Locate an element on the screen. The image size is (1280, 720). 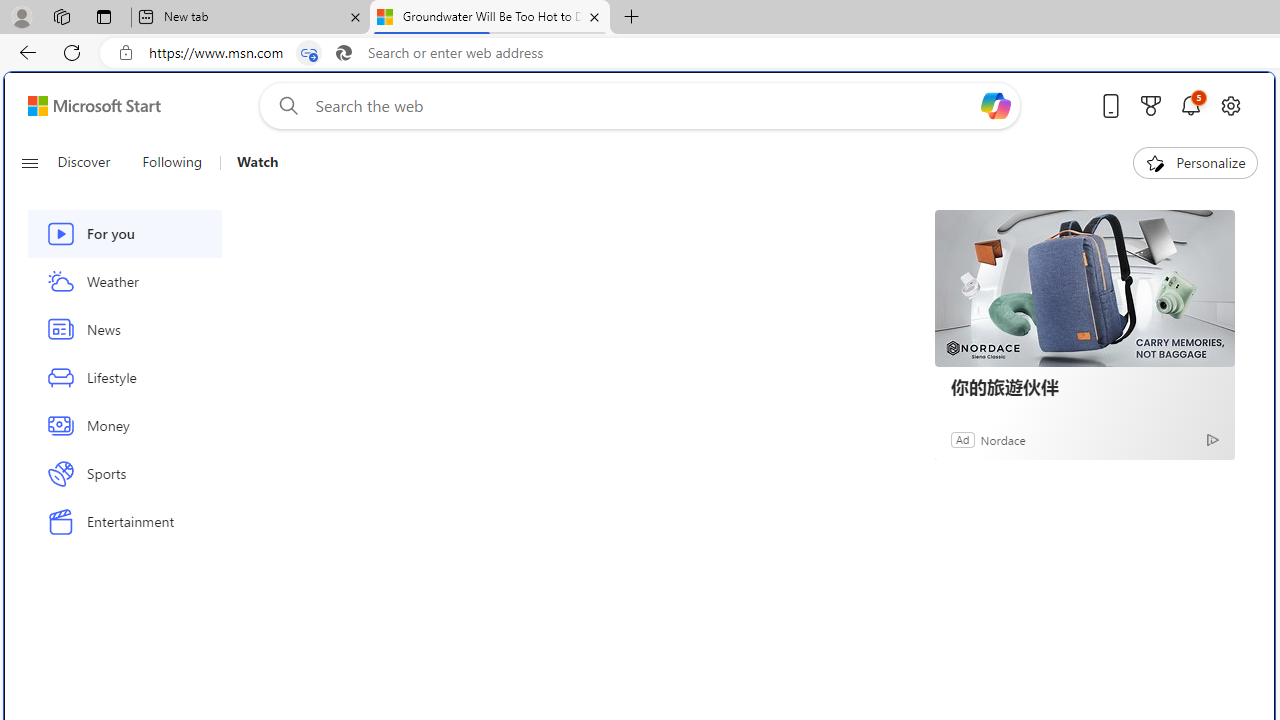
'Skip to content' is located at coordinates (86, 105).